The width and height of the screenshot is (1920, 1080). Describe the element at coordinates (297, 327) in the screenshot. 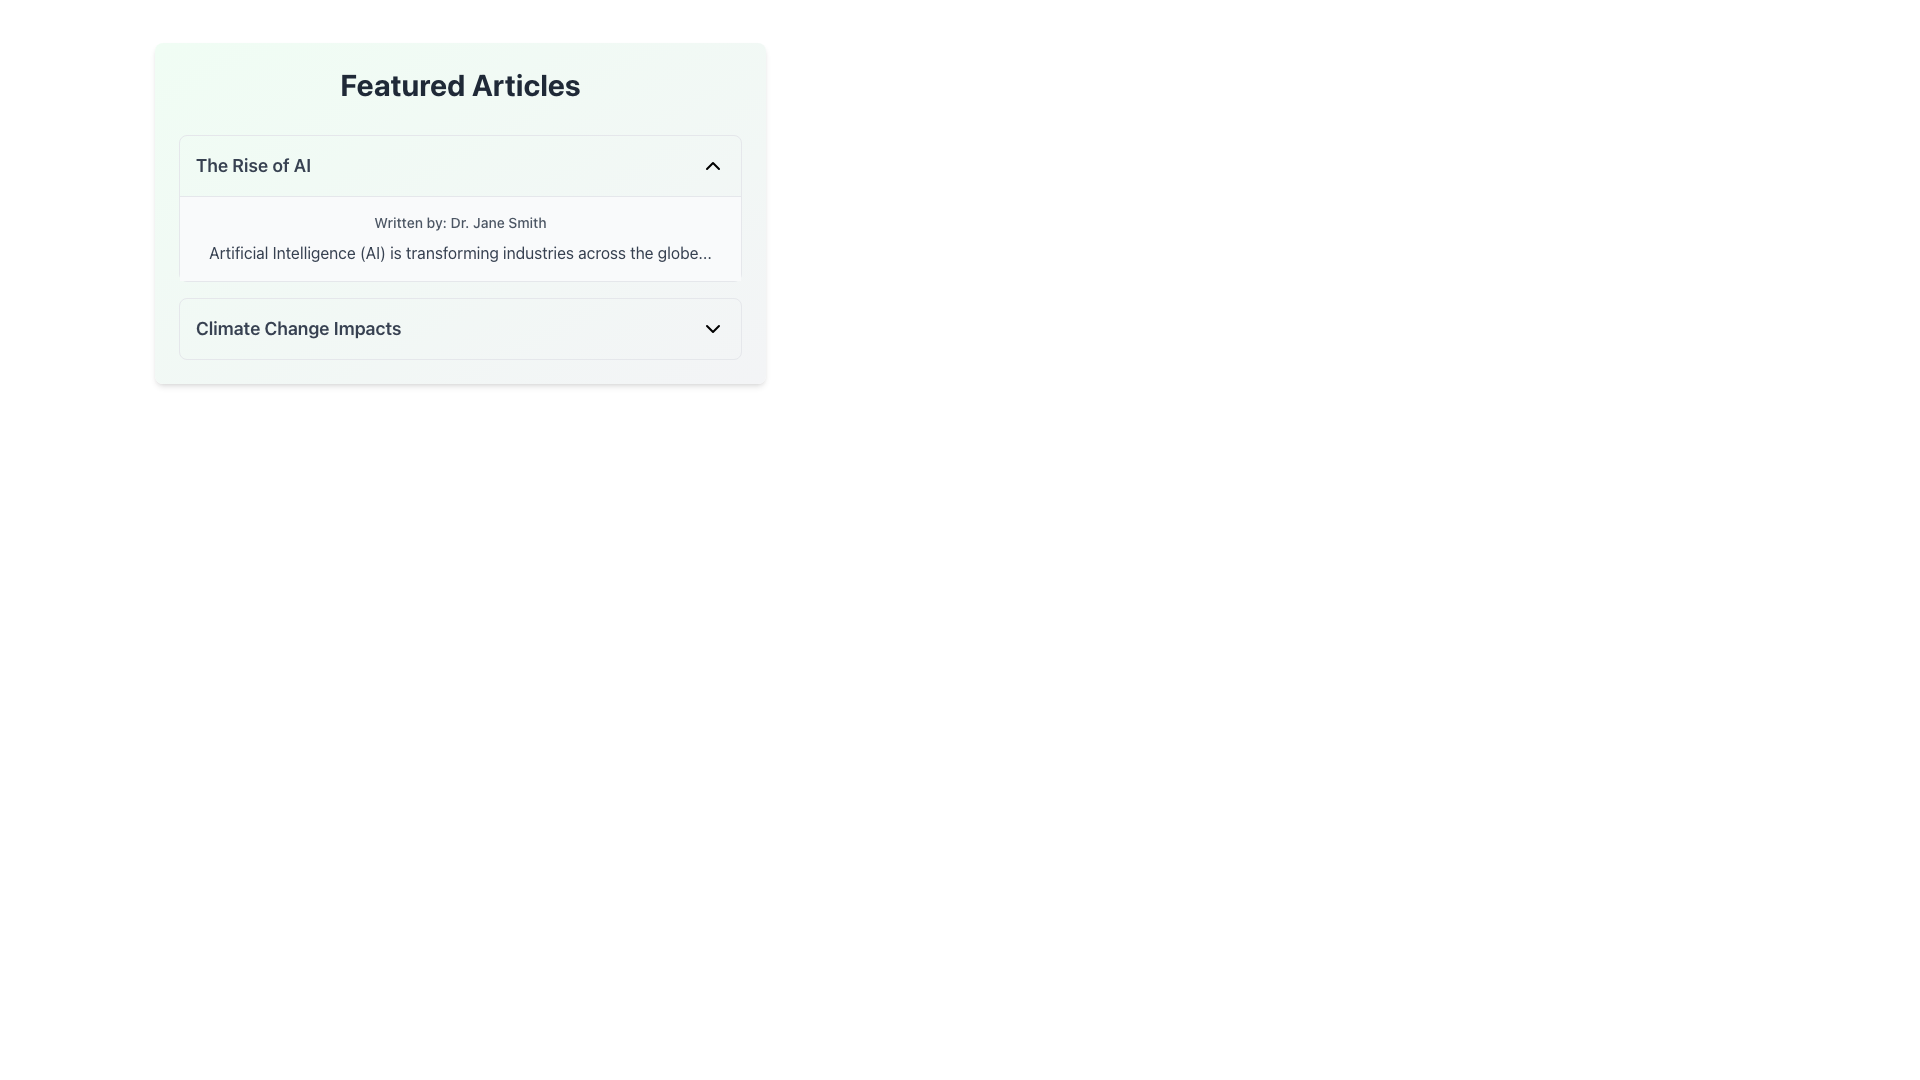

I see `the text label displaying 'Climate Change Impacts', which is styled in gray and positioned below the section titled 'The Rise of AI'` at that location.